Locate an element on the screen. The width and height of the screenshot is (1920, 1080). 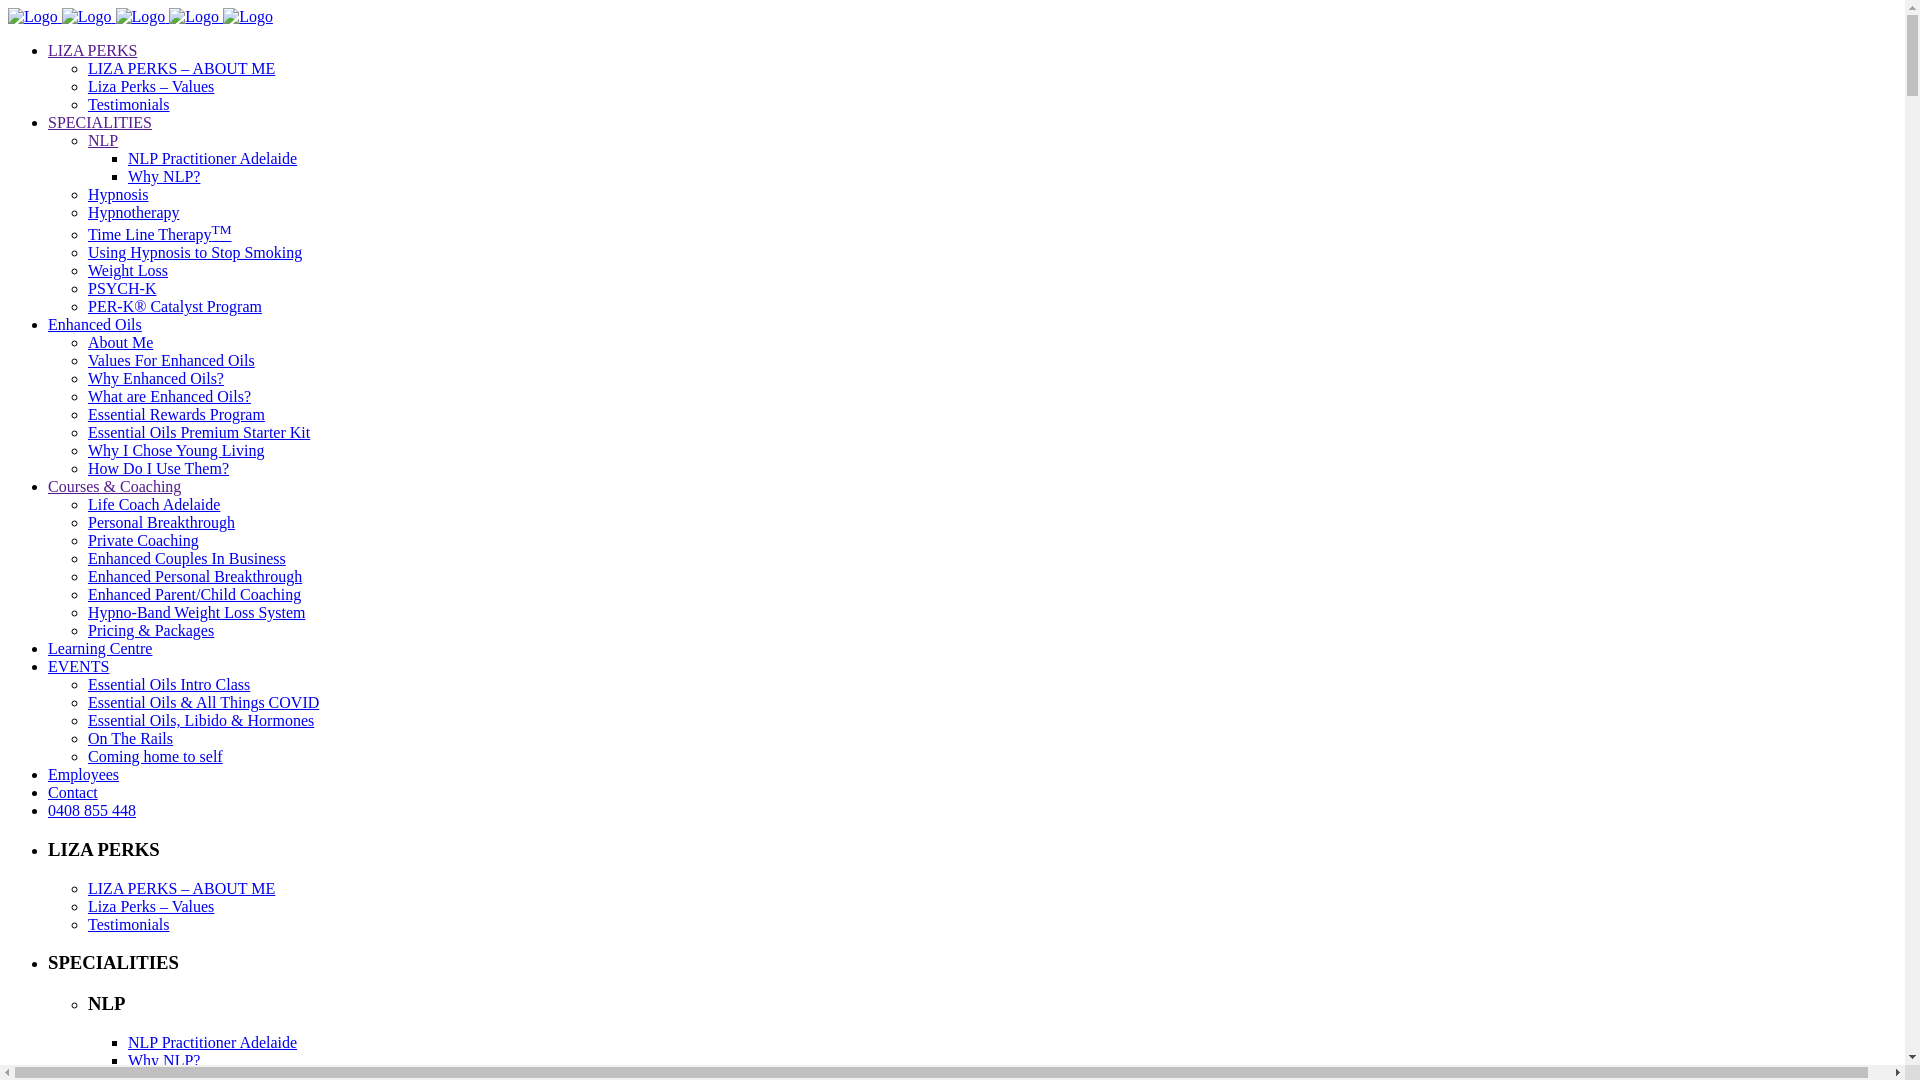
'Enhanced Couples In Business' is located at coordinates (86, 558).